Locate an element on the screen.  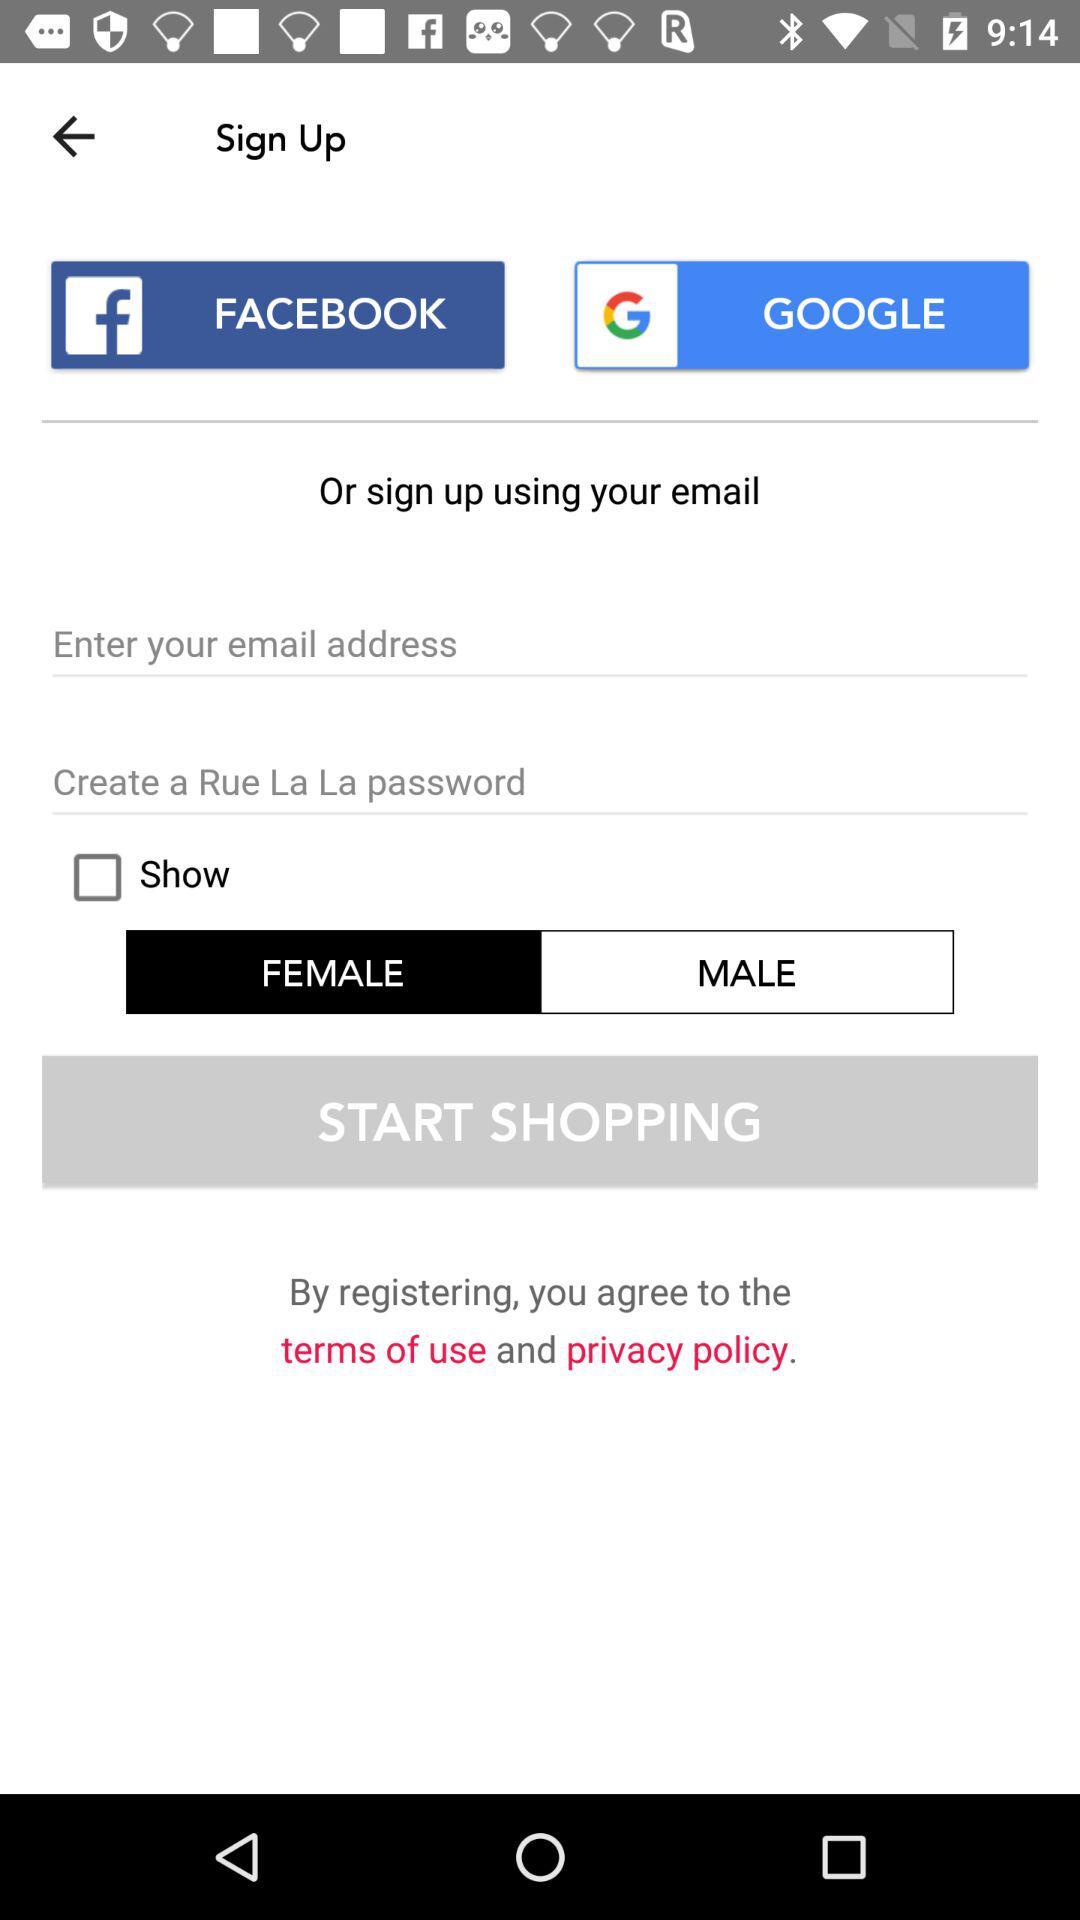
password is located at coordinates (540, 782).